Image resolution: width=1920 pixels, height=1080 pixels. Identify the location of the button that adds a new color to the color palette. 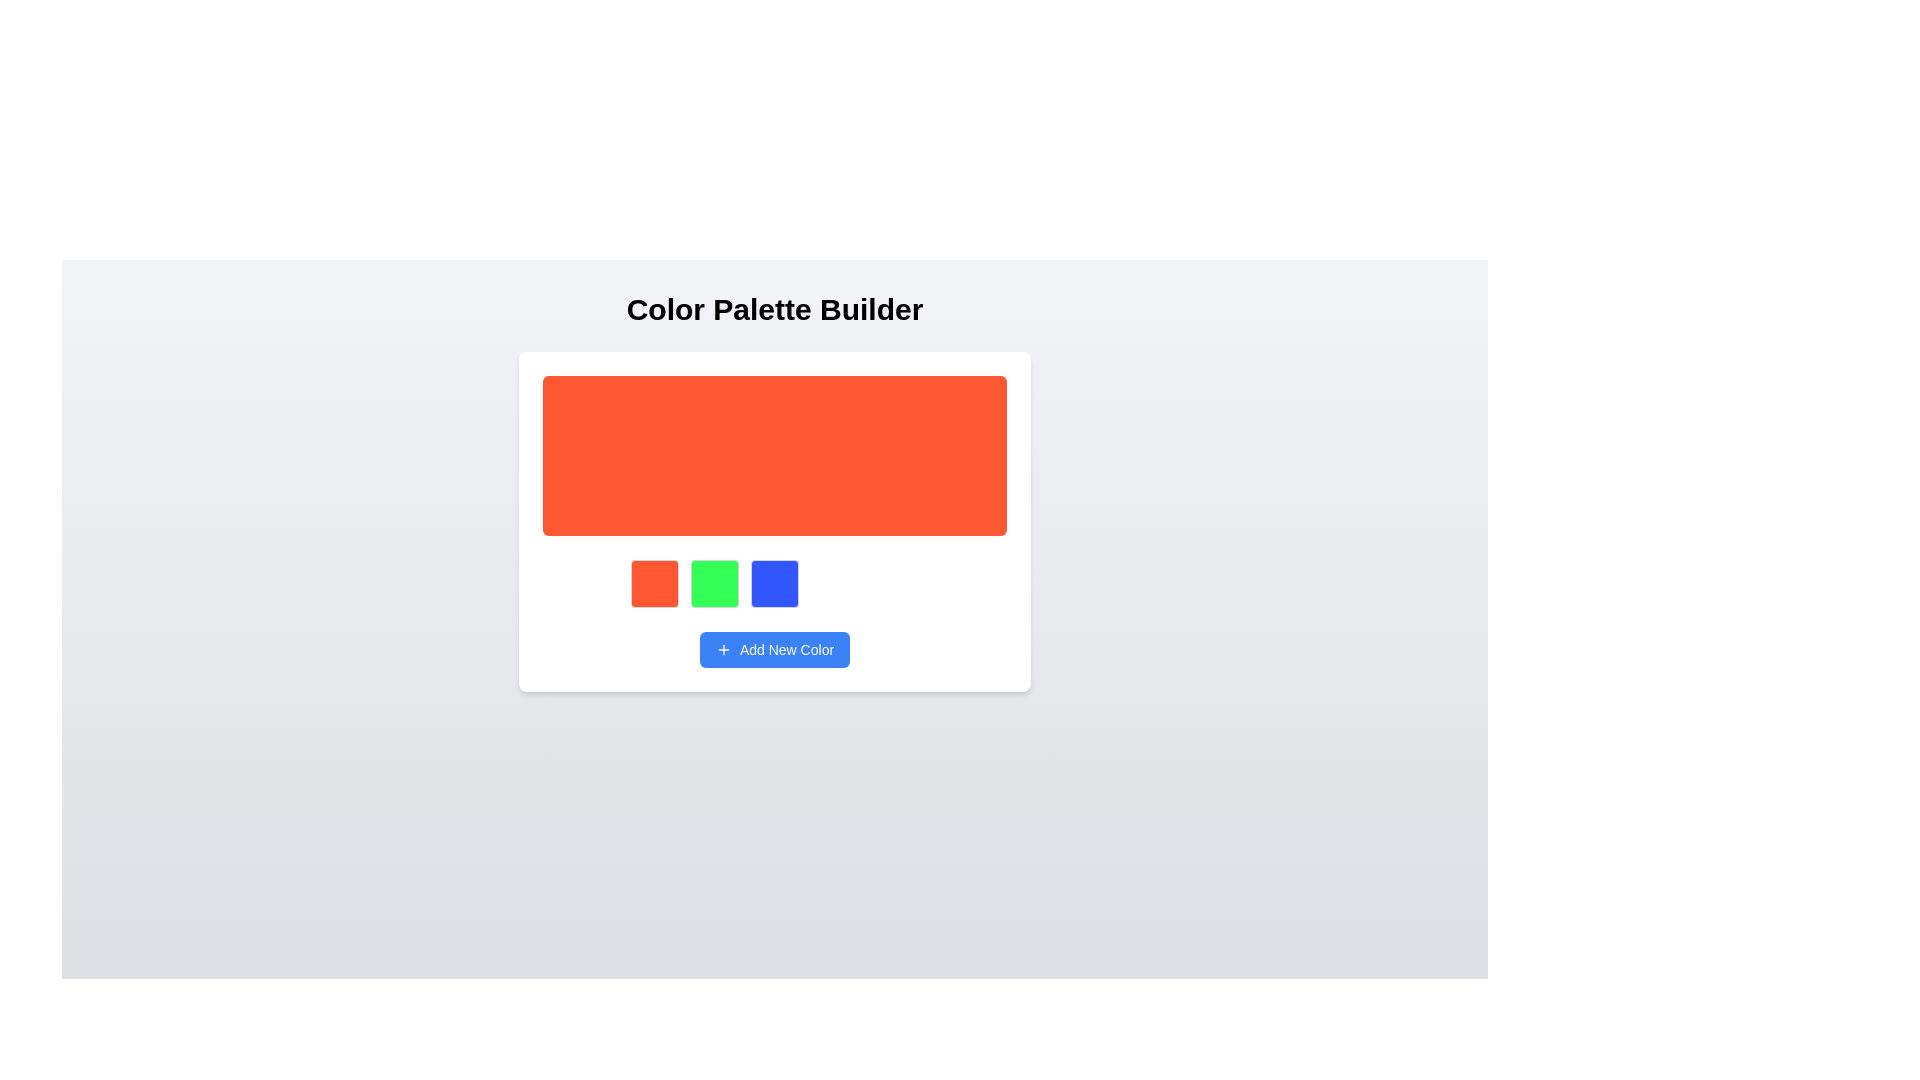
(773, 650).